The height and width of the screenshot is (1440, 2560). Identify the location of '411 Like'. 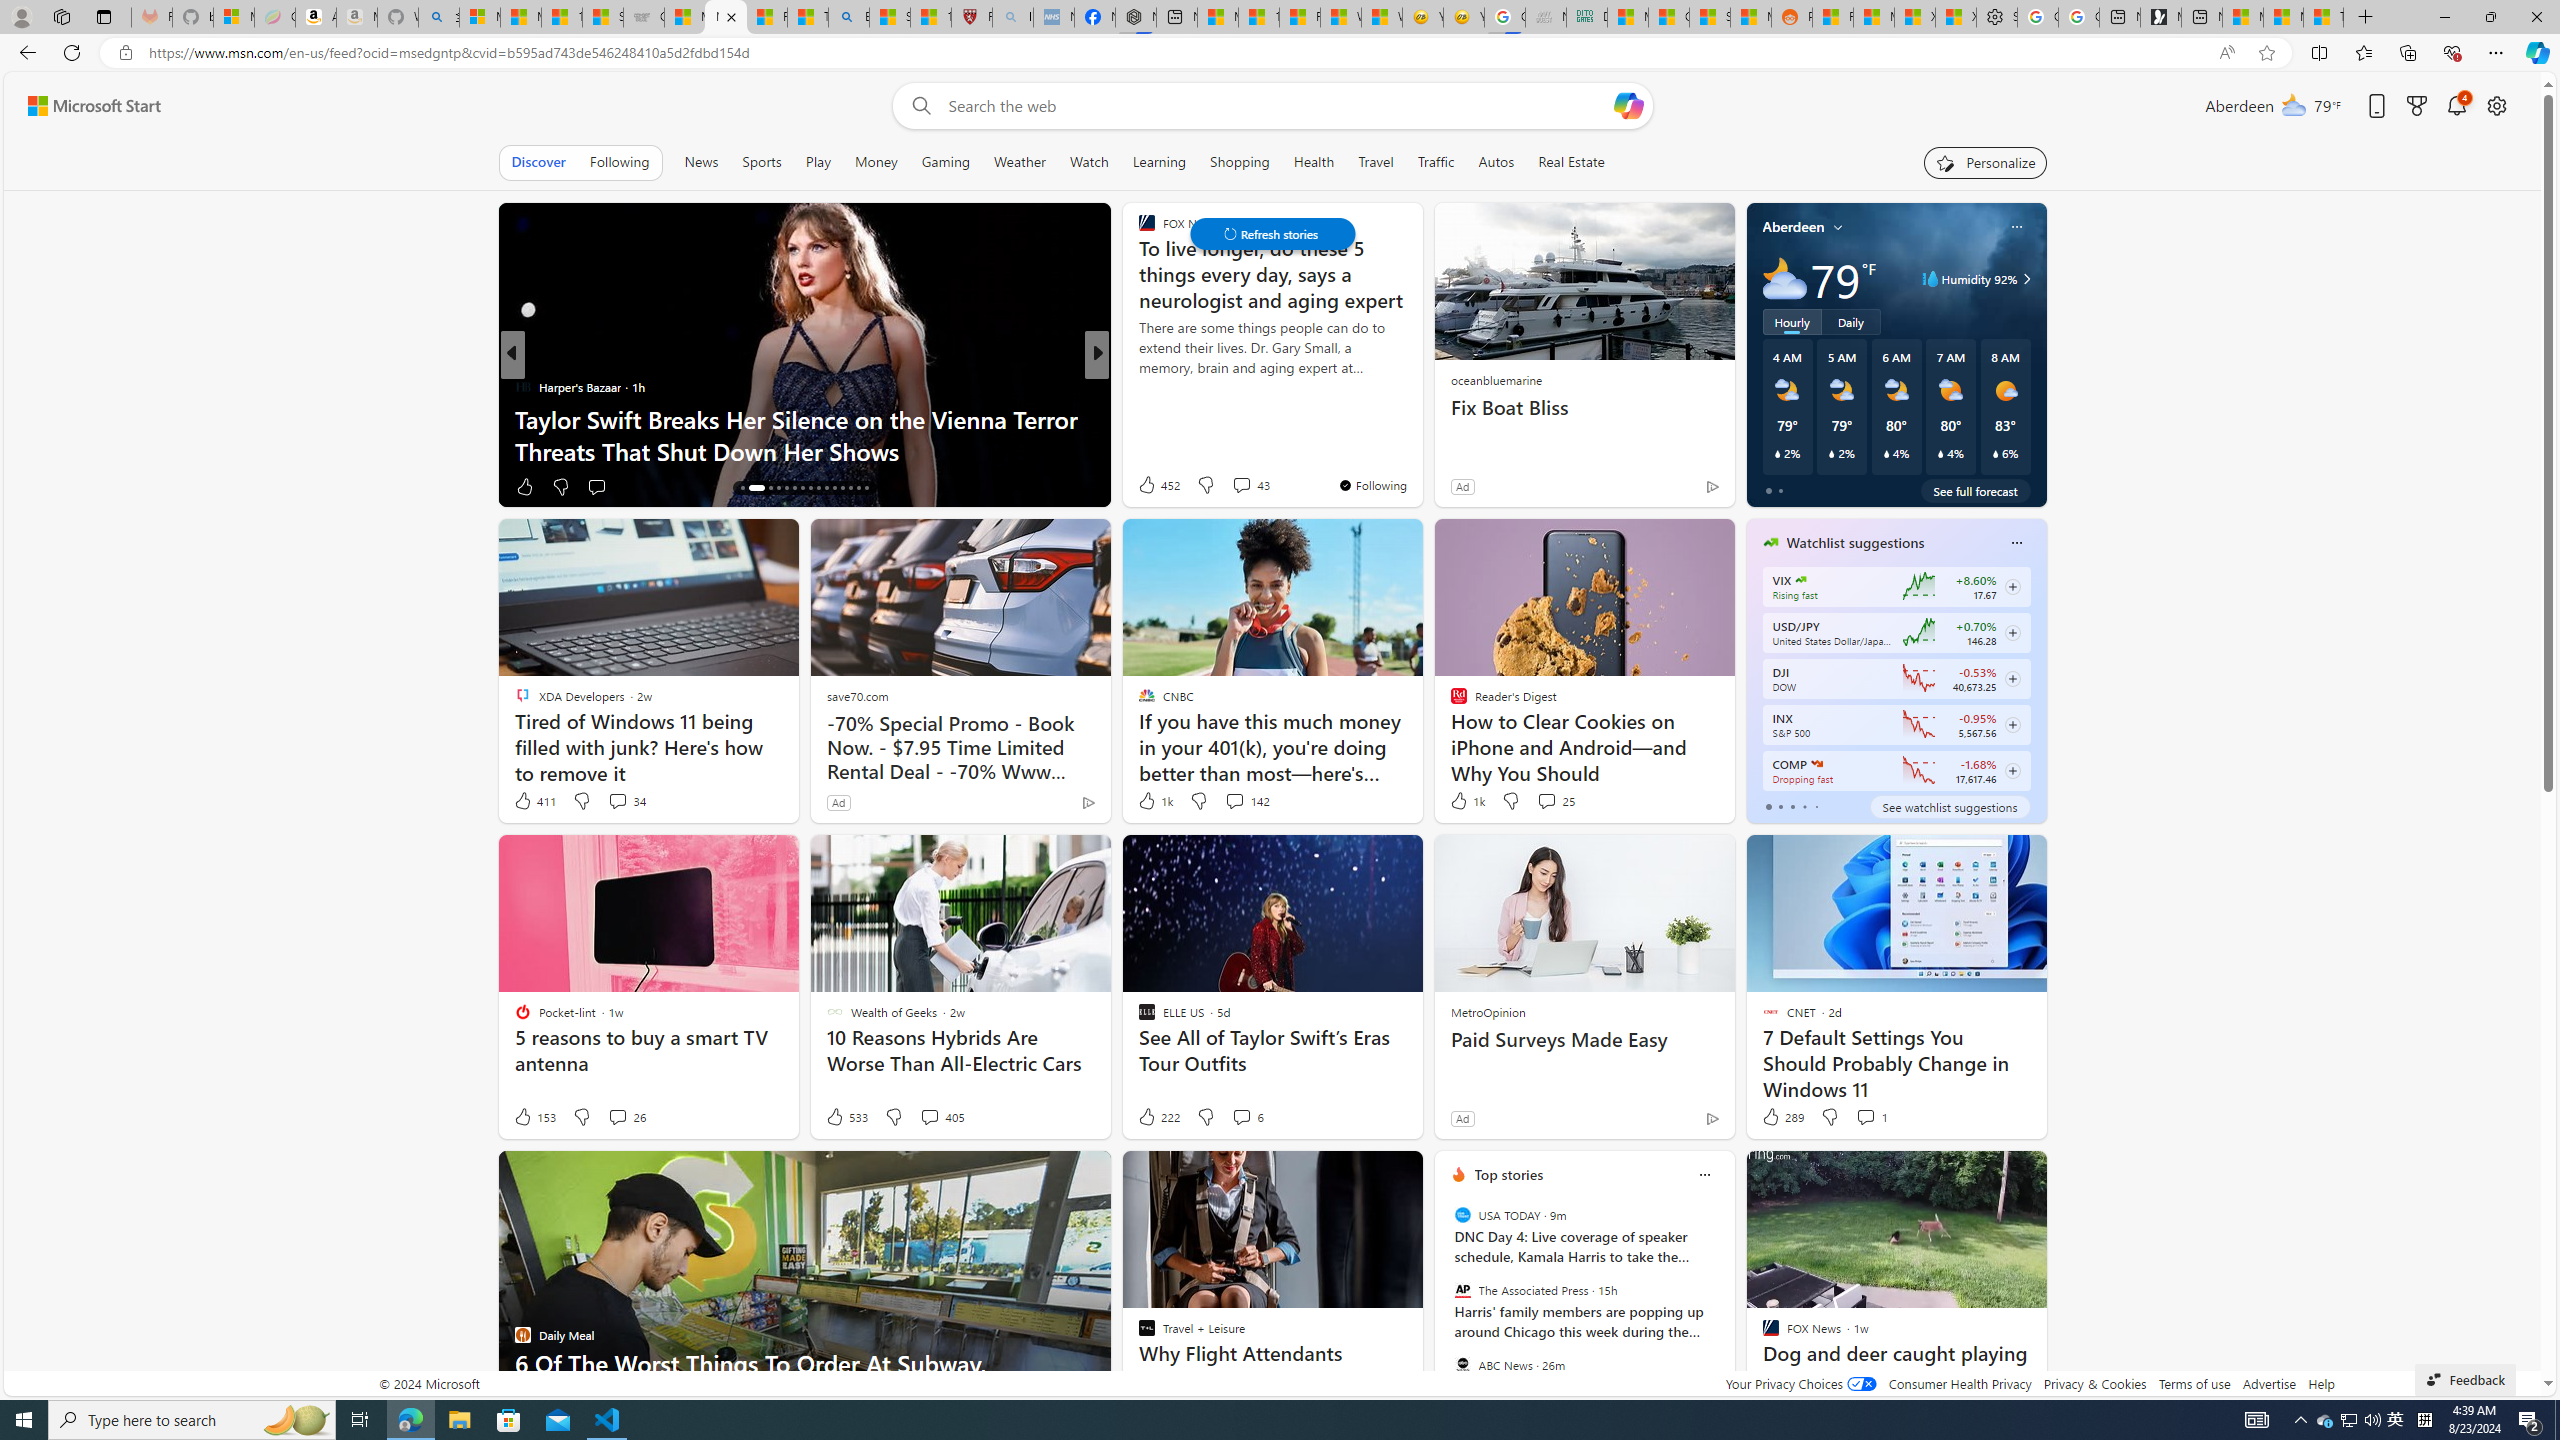
(533, 800).